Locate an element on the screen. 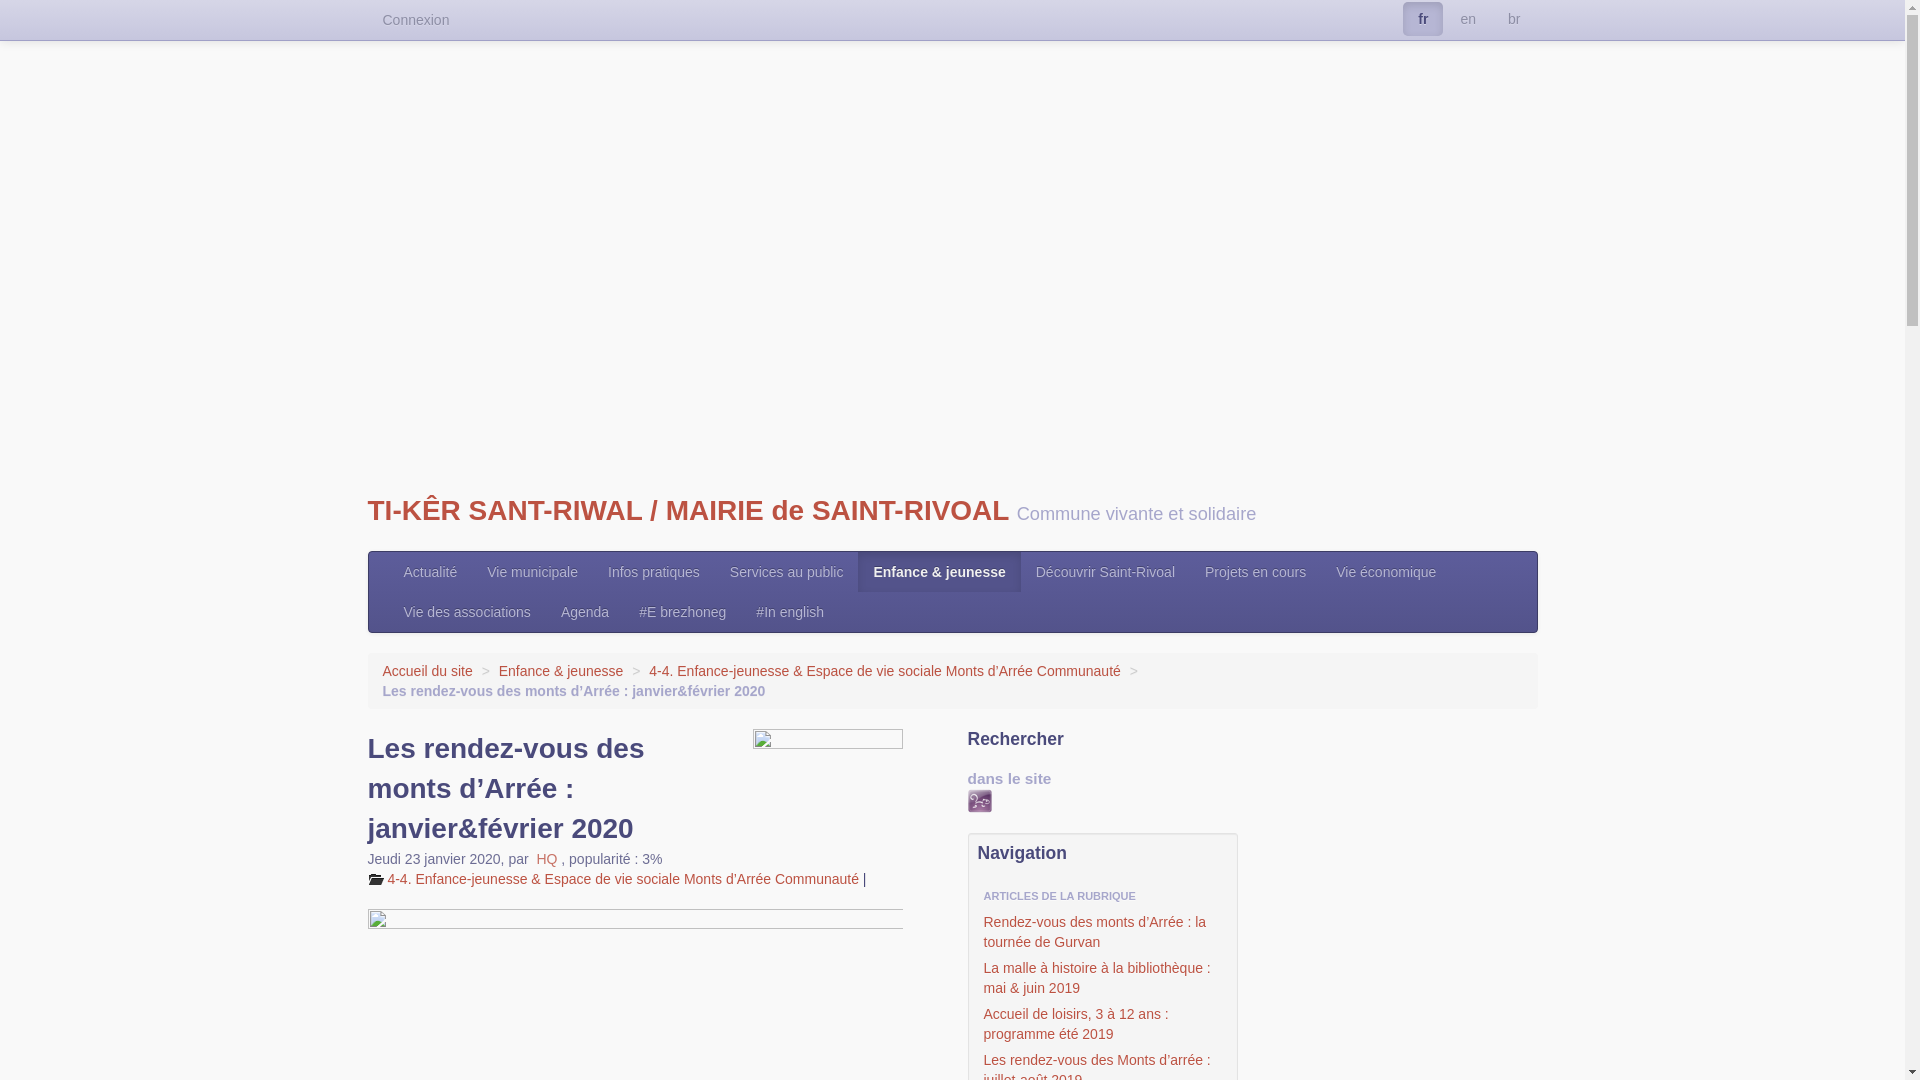 The width and height of the screenshot is (1920, 1080). 'Enfance & jeunesse' is located at coordinates (560, 671).